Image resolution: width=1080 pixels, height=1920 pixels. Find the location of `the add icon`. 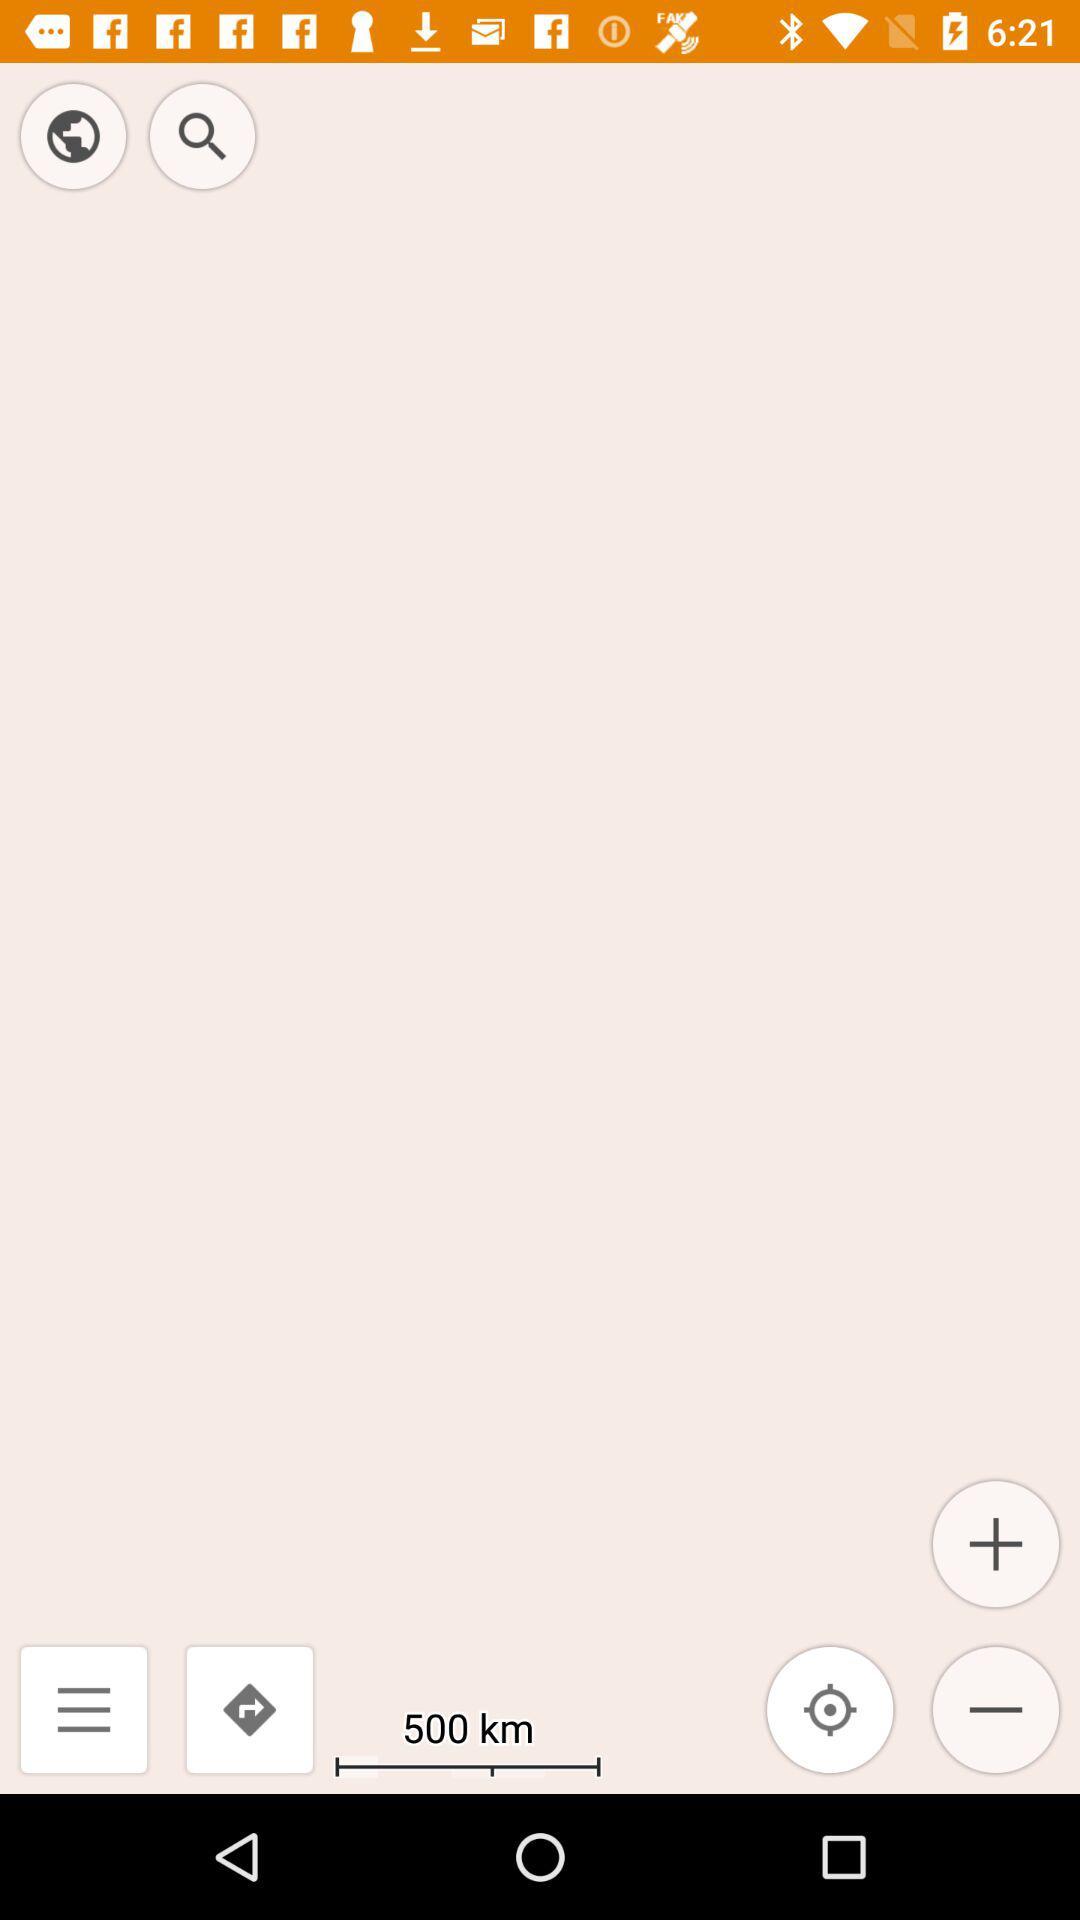

the add icon is located at coordinates (995, 1543).